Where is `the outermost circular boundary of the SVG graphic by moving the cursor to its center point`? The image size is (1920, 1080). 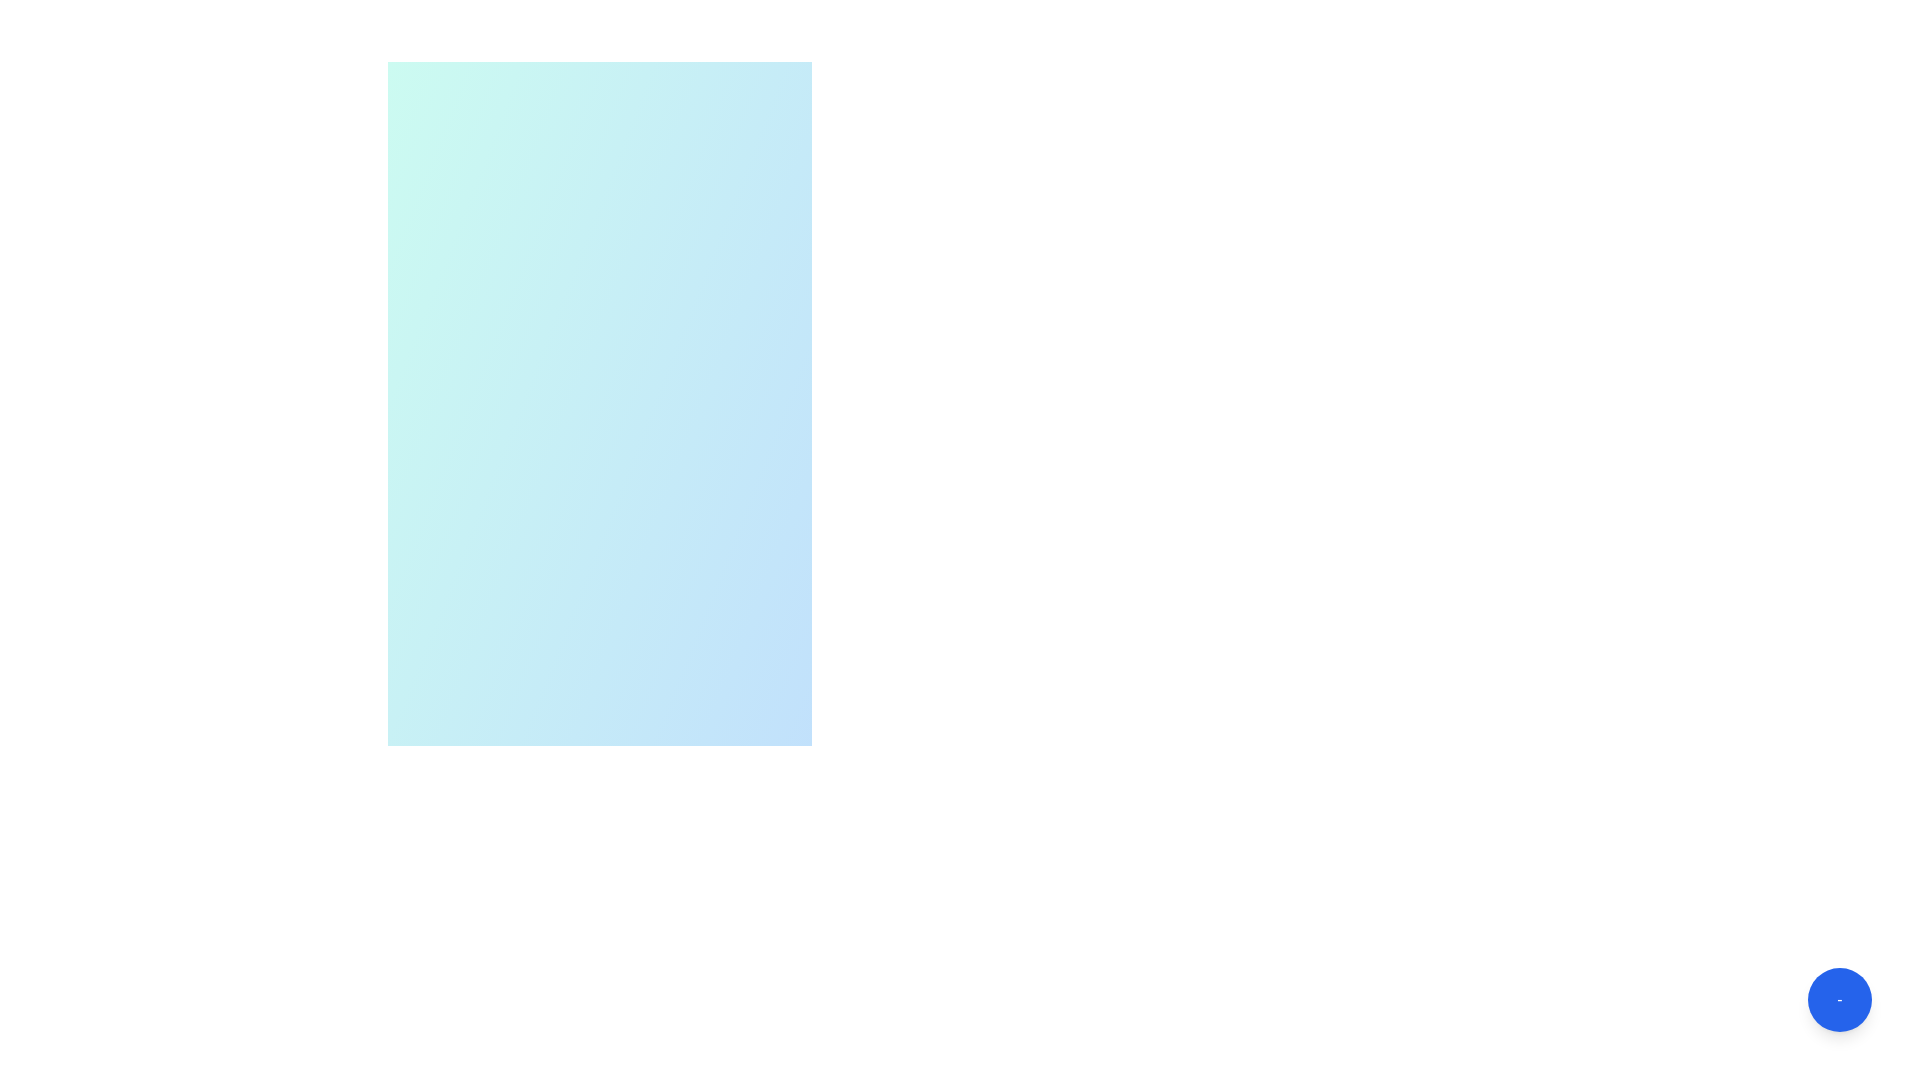
the outermost circular boundary of the SVG graphic by moving the cursor to its center point is located at coordinates (587, 869).